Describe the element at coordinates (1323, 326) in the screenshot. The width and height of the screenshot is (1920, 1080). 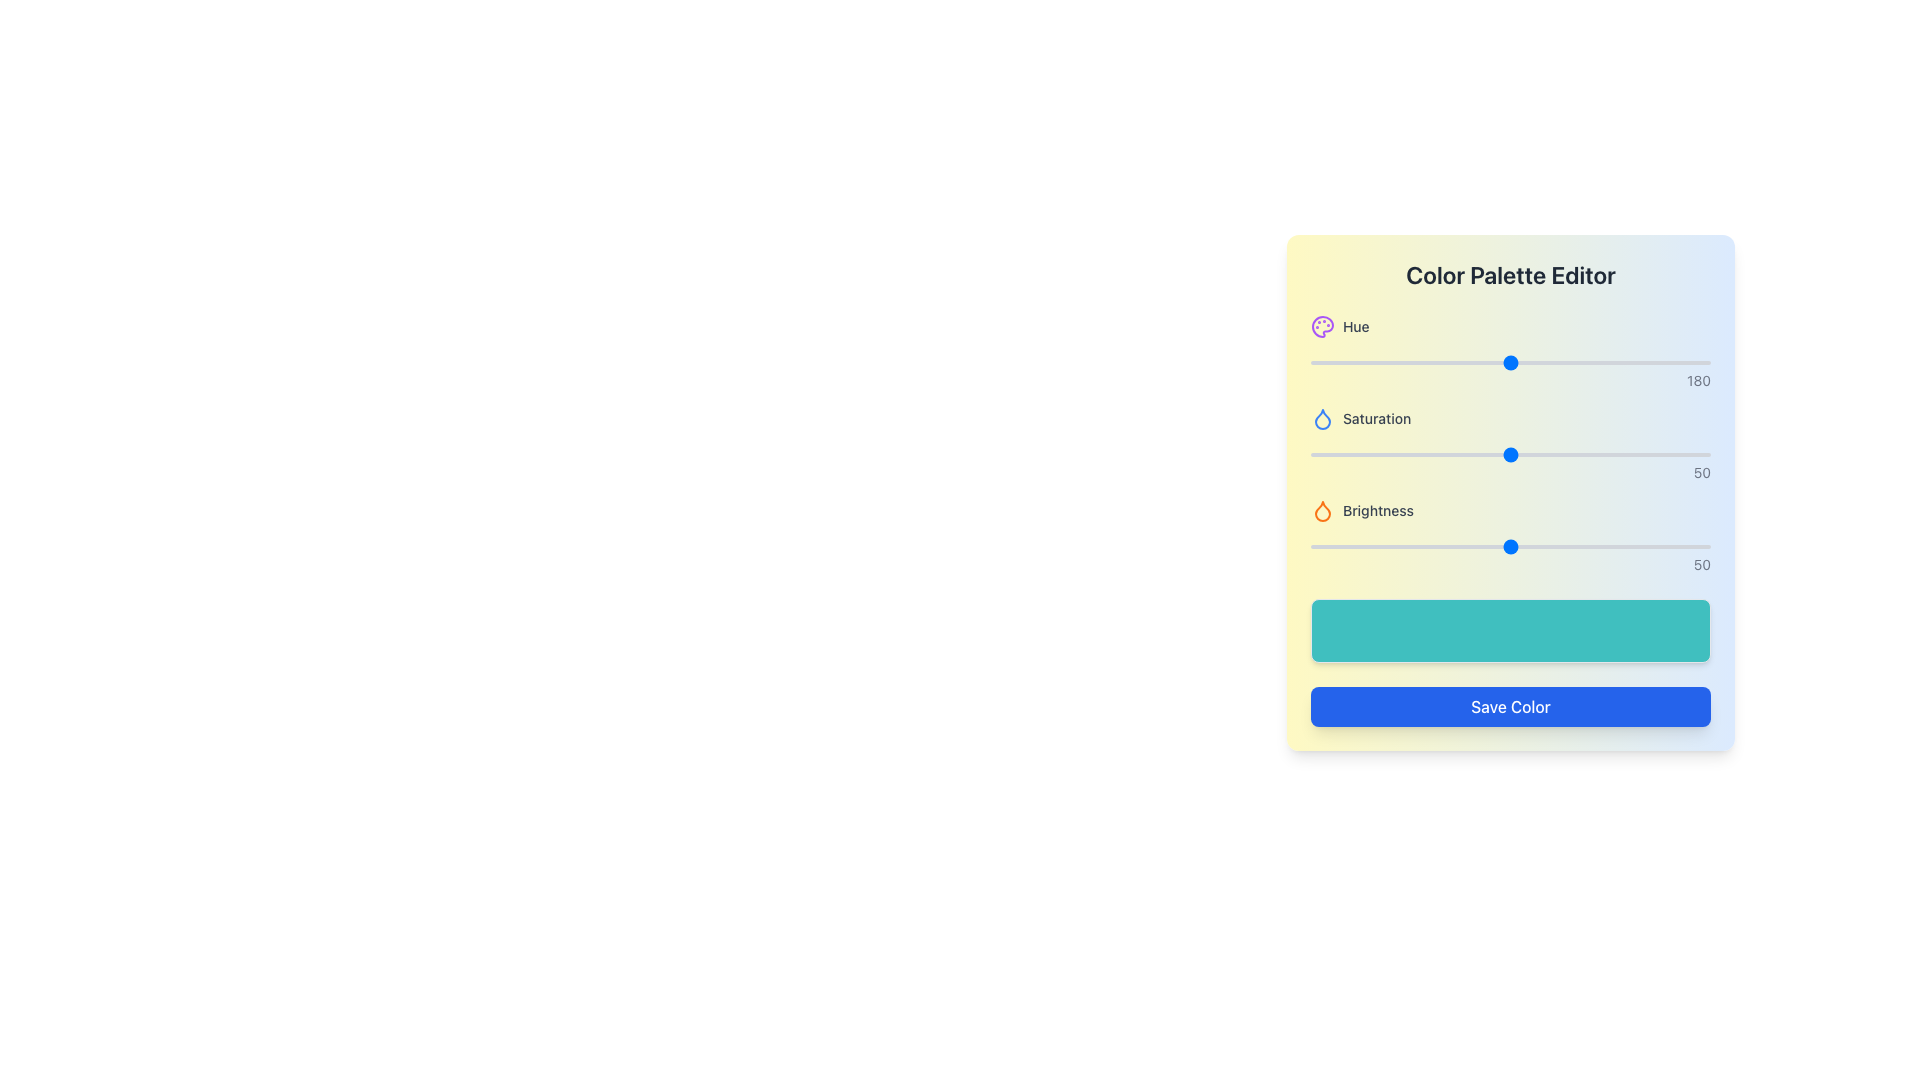
I see `the main body of the palette icon located in the top-left corner of the Color Palette Editor, near the 'Hue' label for potential interaction` at that location.